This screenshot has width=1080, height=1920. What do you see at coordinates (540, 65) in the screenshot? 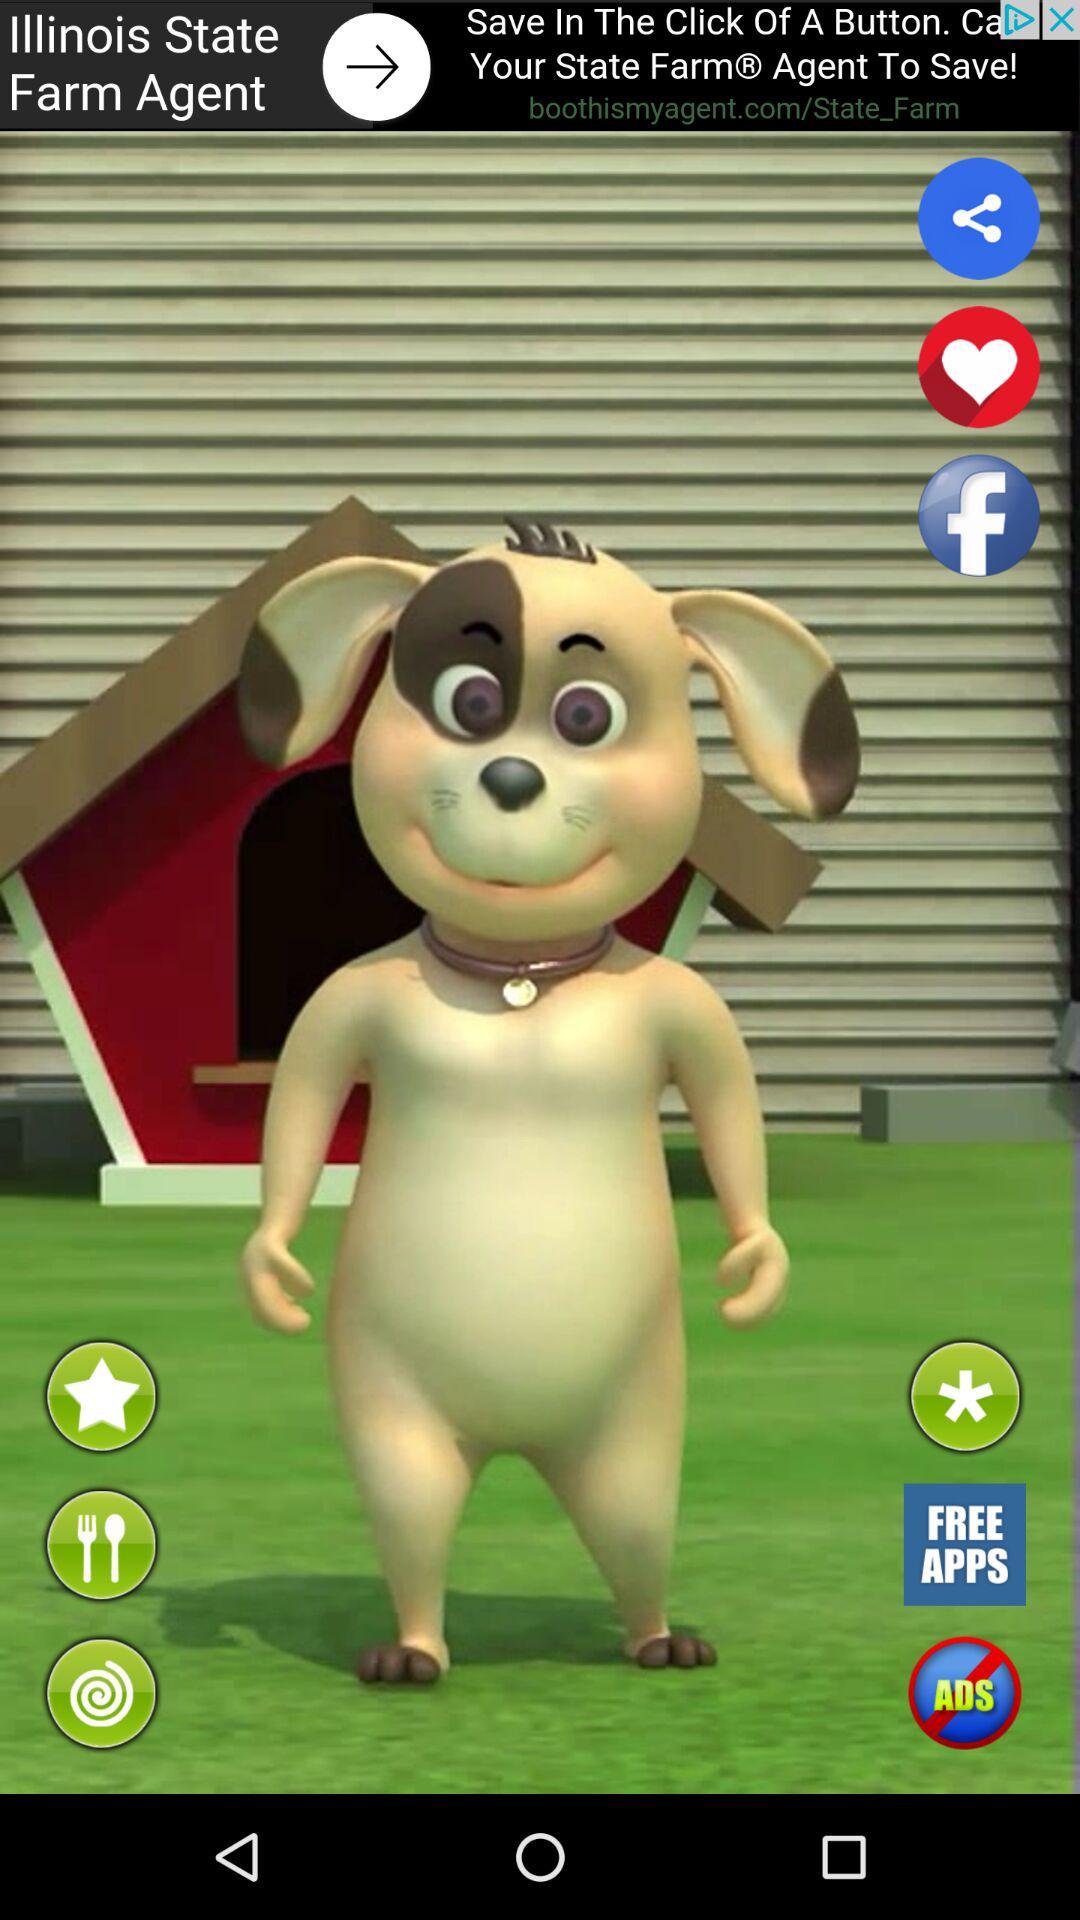
I see `open advertisement` at bounding box center [540, 65].